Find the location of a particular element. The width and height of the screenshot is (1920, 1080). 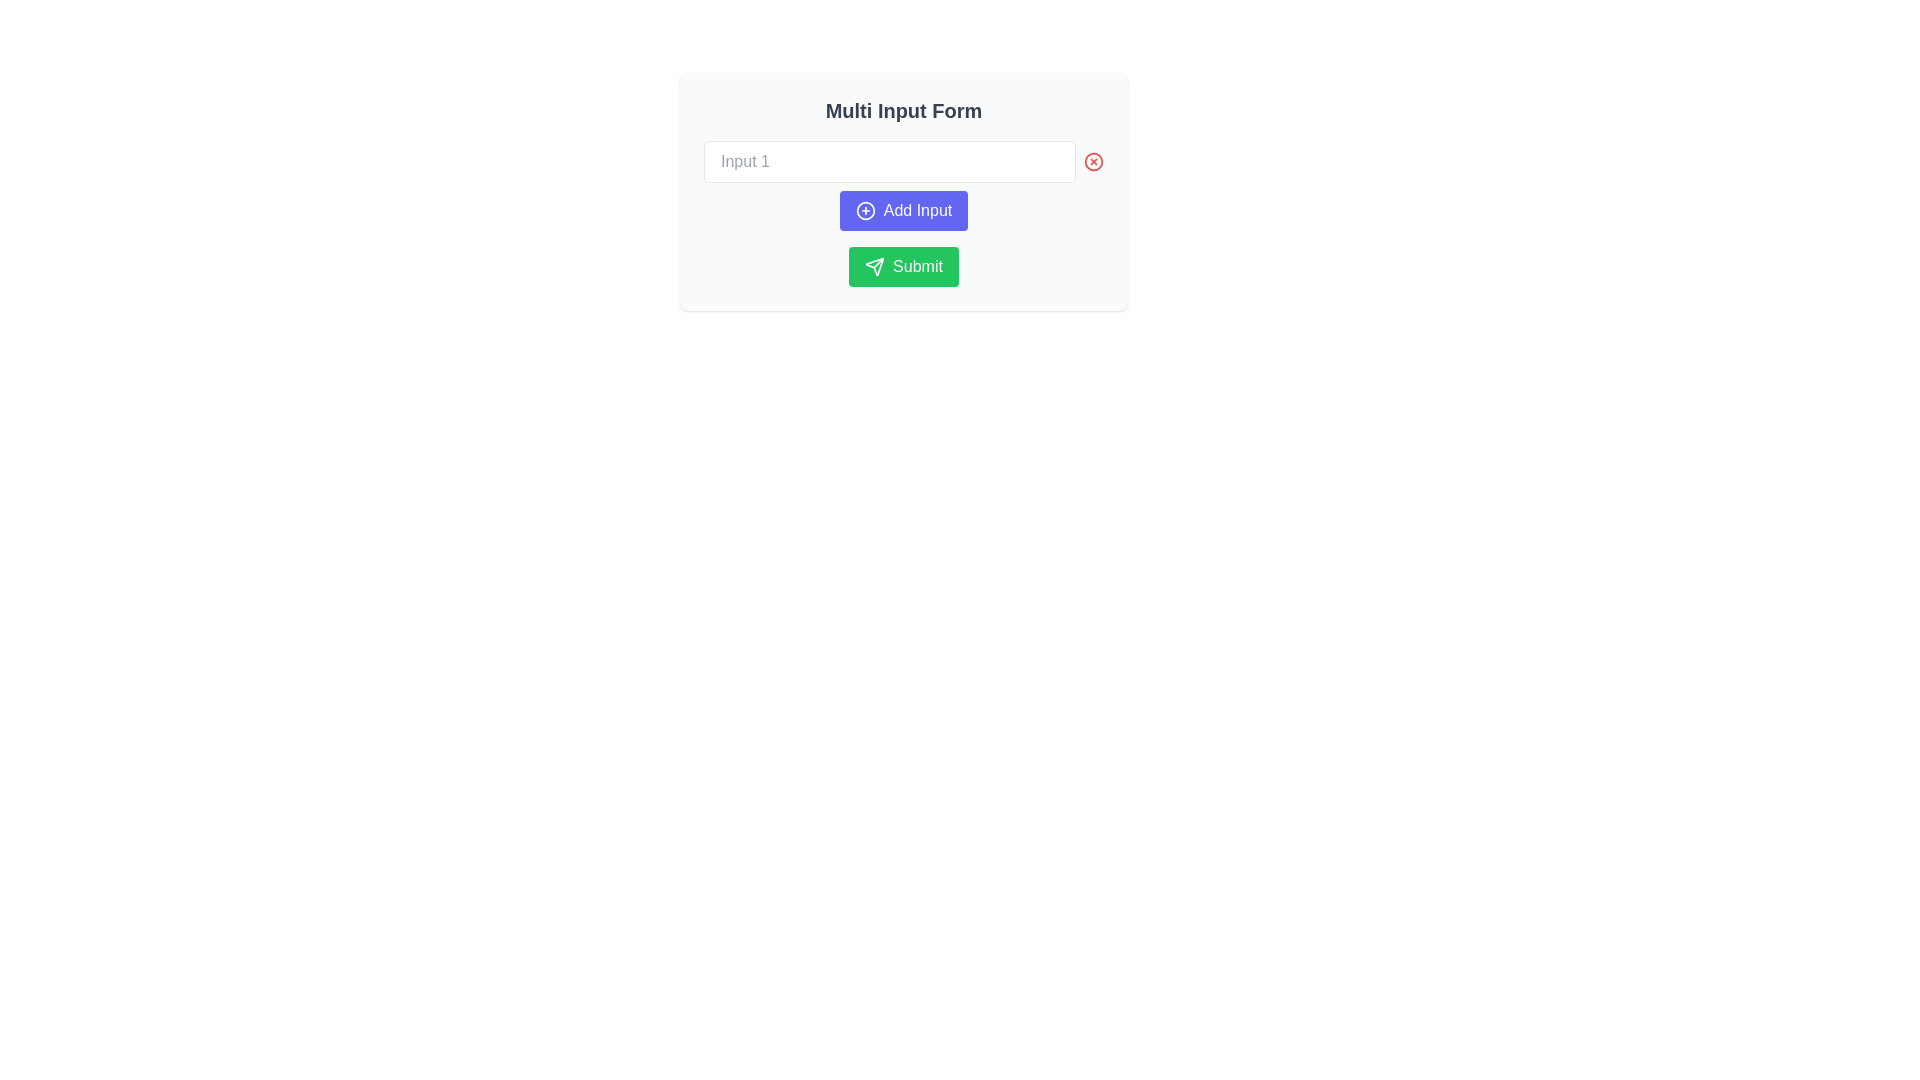

the green 'Submit' button with a paper plane icon, located at the lower center of the 'Multi Input Form' to interact with its hover styles is located at coordinates (902, 265).